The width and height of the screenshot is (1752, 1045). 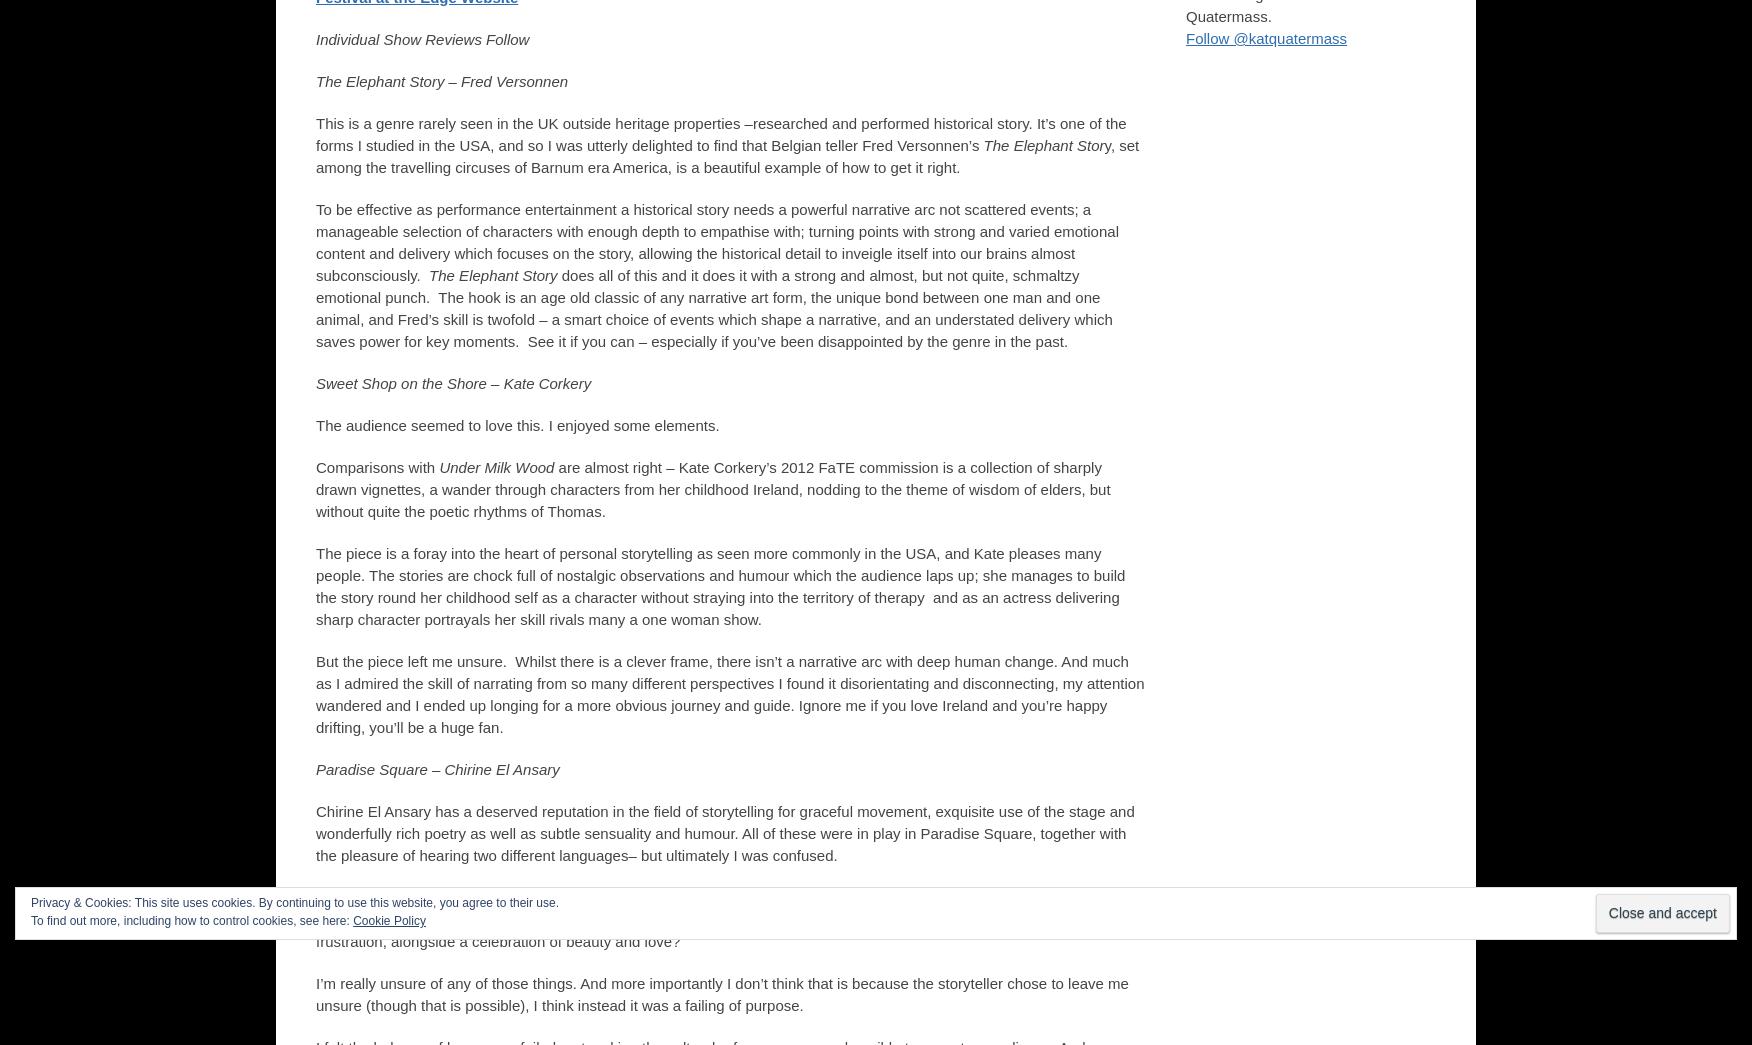 I want to click on 'The Elephant Story – Fred Versonnen', so click(x=442, y=81).